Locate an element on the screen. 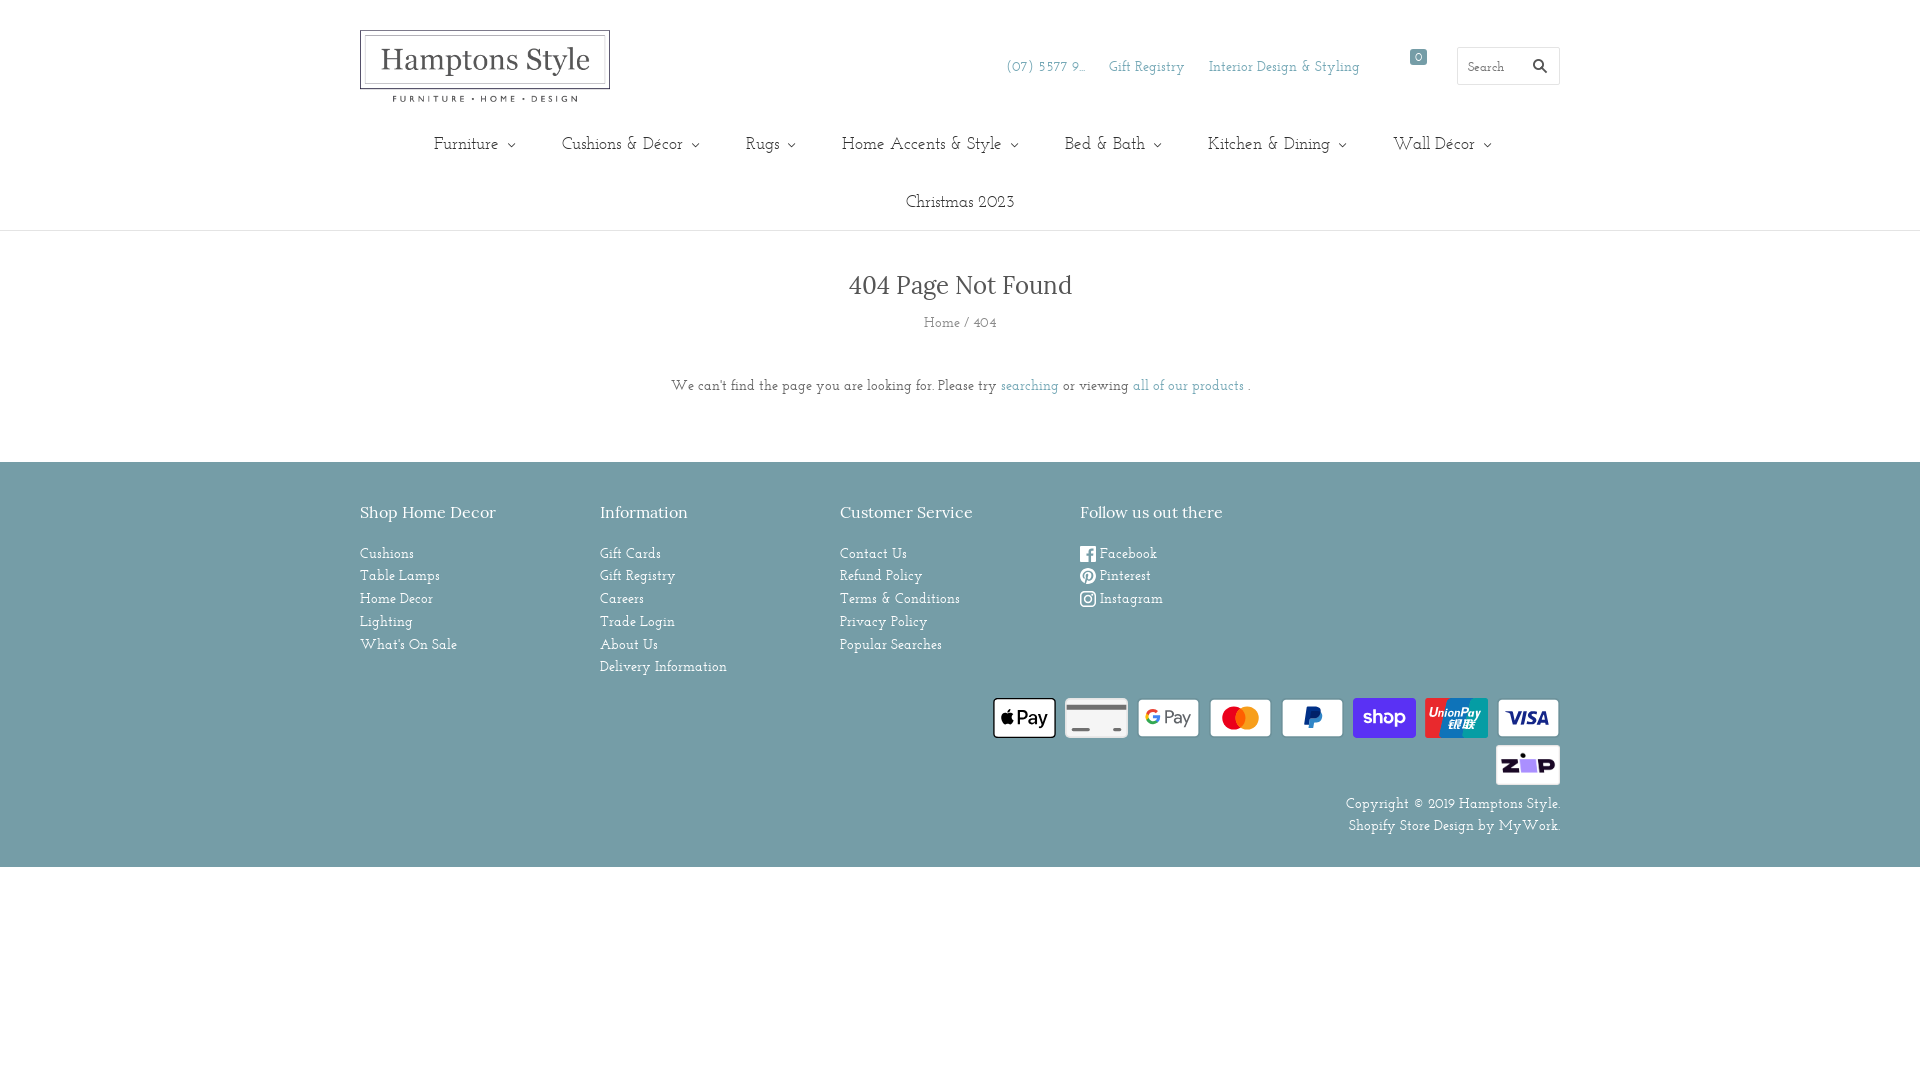 The image size is (1920, 1080). 'Lighting' is located at coordinates (386, 620).